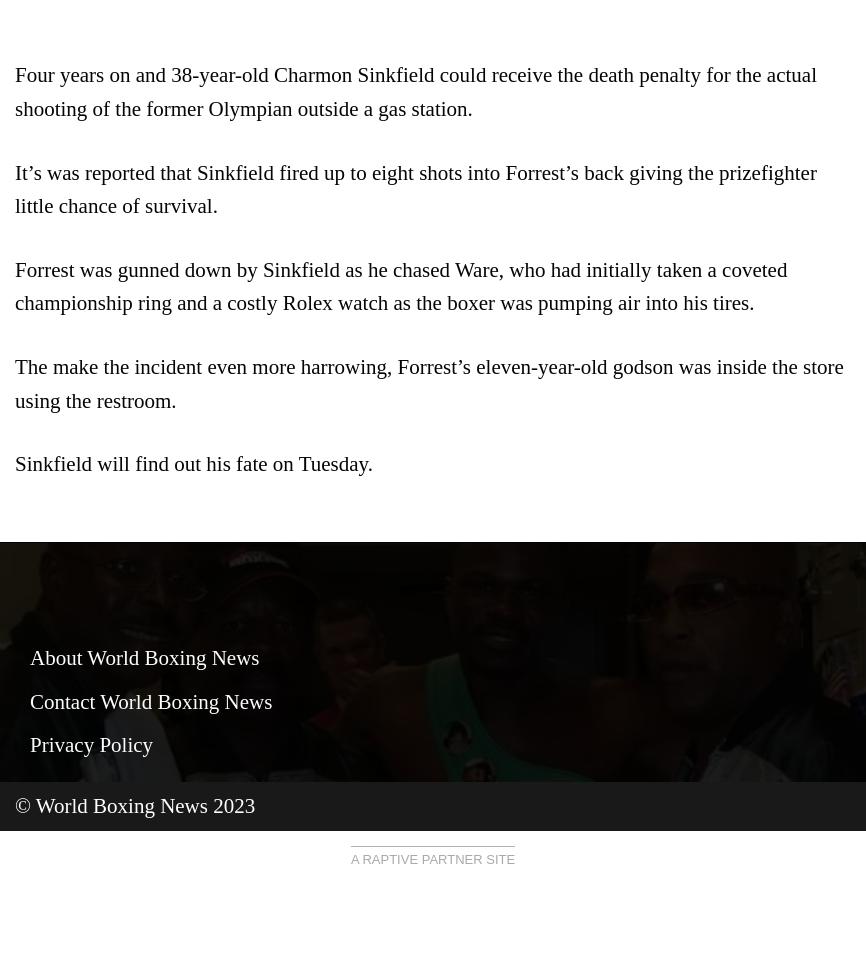 Image resolution: width=866 pixels, height=977 pixels. I want to click on 'It’s was reported that Sinkfield fired up to eight shots into Forrest’s back giving the prizefighter little chance of survival.', so click(414, 187).